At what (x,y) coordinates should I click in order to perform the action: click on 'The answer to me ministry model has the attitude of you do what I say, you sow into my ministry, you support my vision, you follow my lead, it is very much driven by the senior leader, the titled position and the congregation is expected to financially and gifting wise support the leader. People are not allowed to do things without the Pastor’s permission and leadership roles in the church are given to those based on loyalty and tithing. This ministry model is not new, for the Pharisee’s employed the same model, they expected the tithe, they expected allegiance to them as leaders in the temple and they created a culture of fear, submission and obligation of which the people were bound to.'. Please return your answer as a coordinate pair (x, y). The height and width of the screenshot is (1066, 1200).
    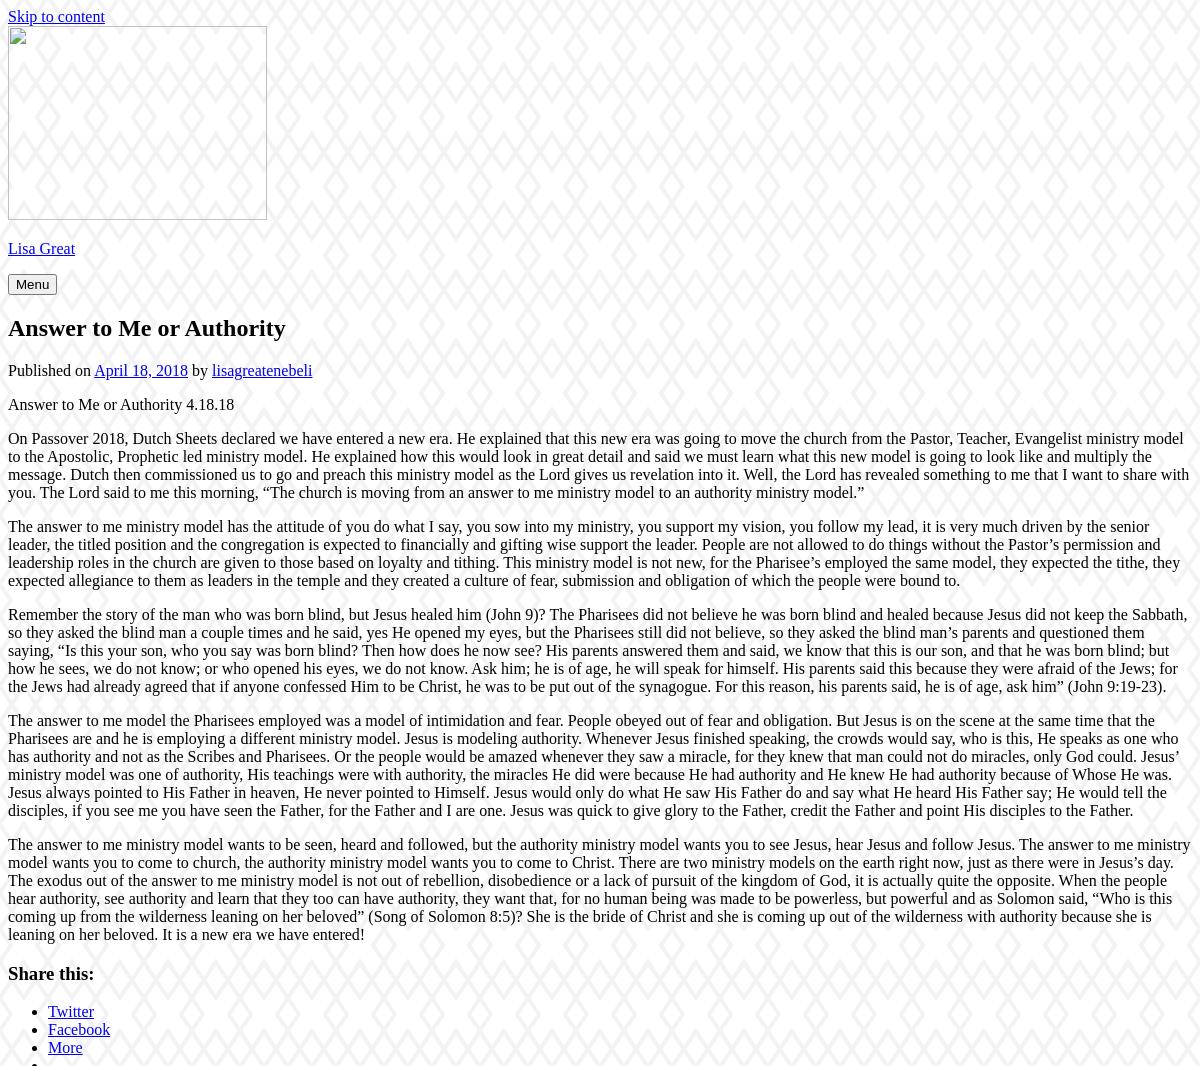
    Looking at the image, I should click on (593, 551).